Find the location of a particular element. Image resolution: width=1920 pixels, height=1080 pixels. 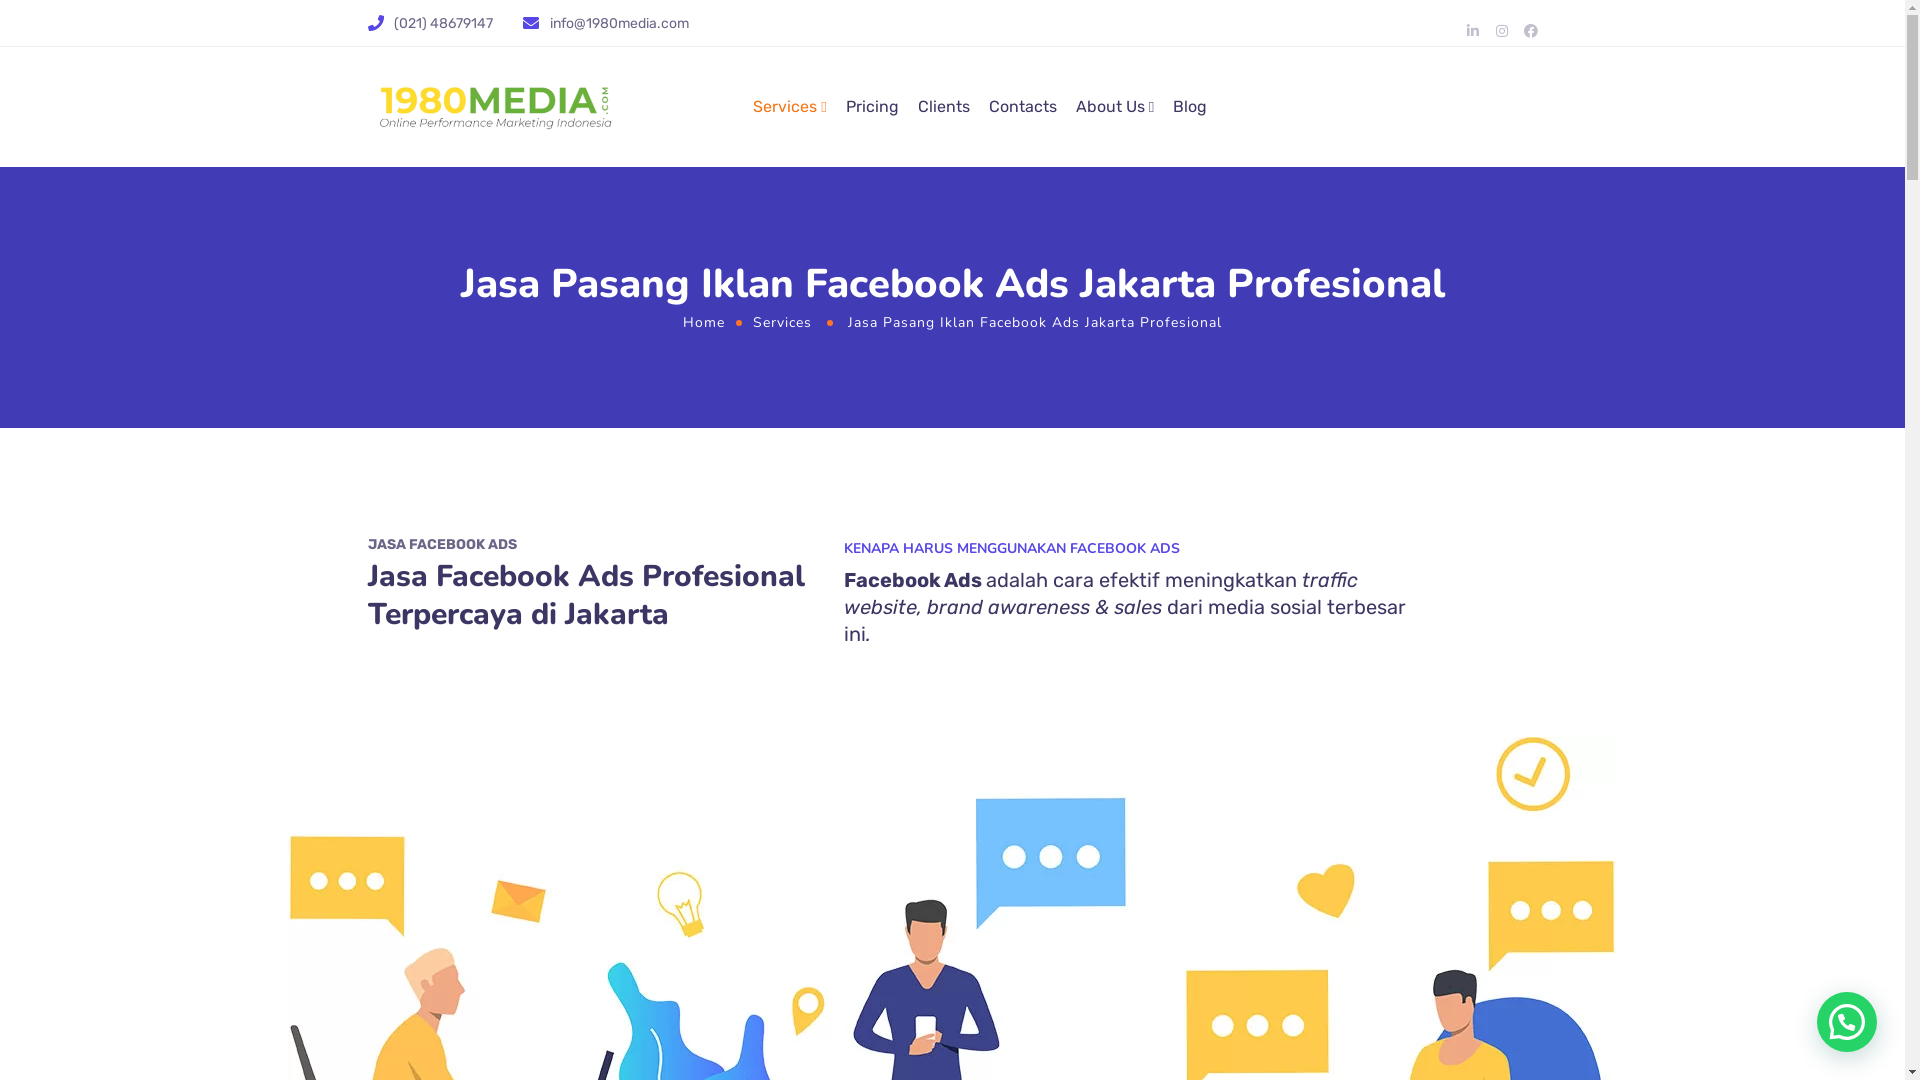

'info@1980media.com' is located at coordinates (618, 22).